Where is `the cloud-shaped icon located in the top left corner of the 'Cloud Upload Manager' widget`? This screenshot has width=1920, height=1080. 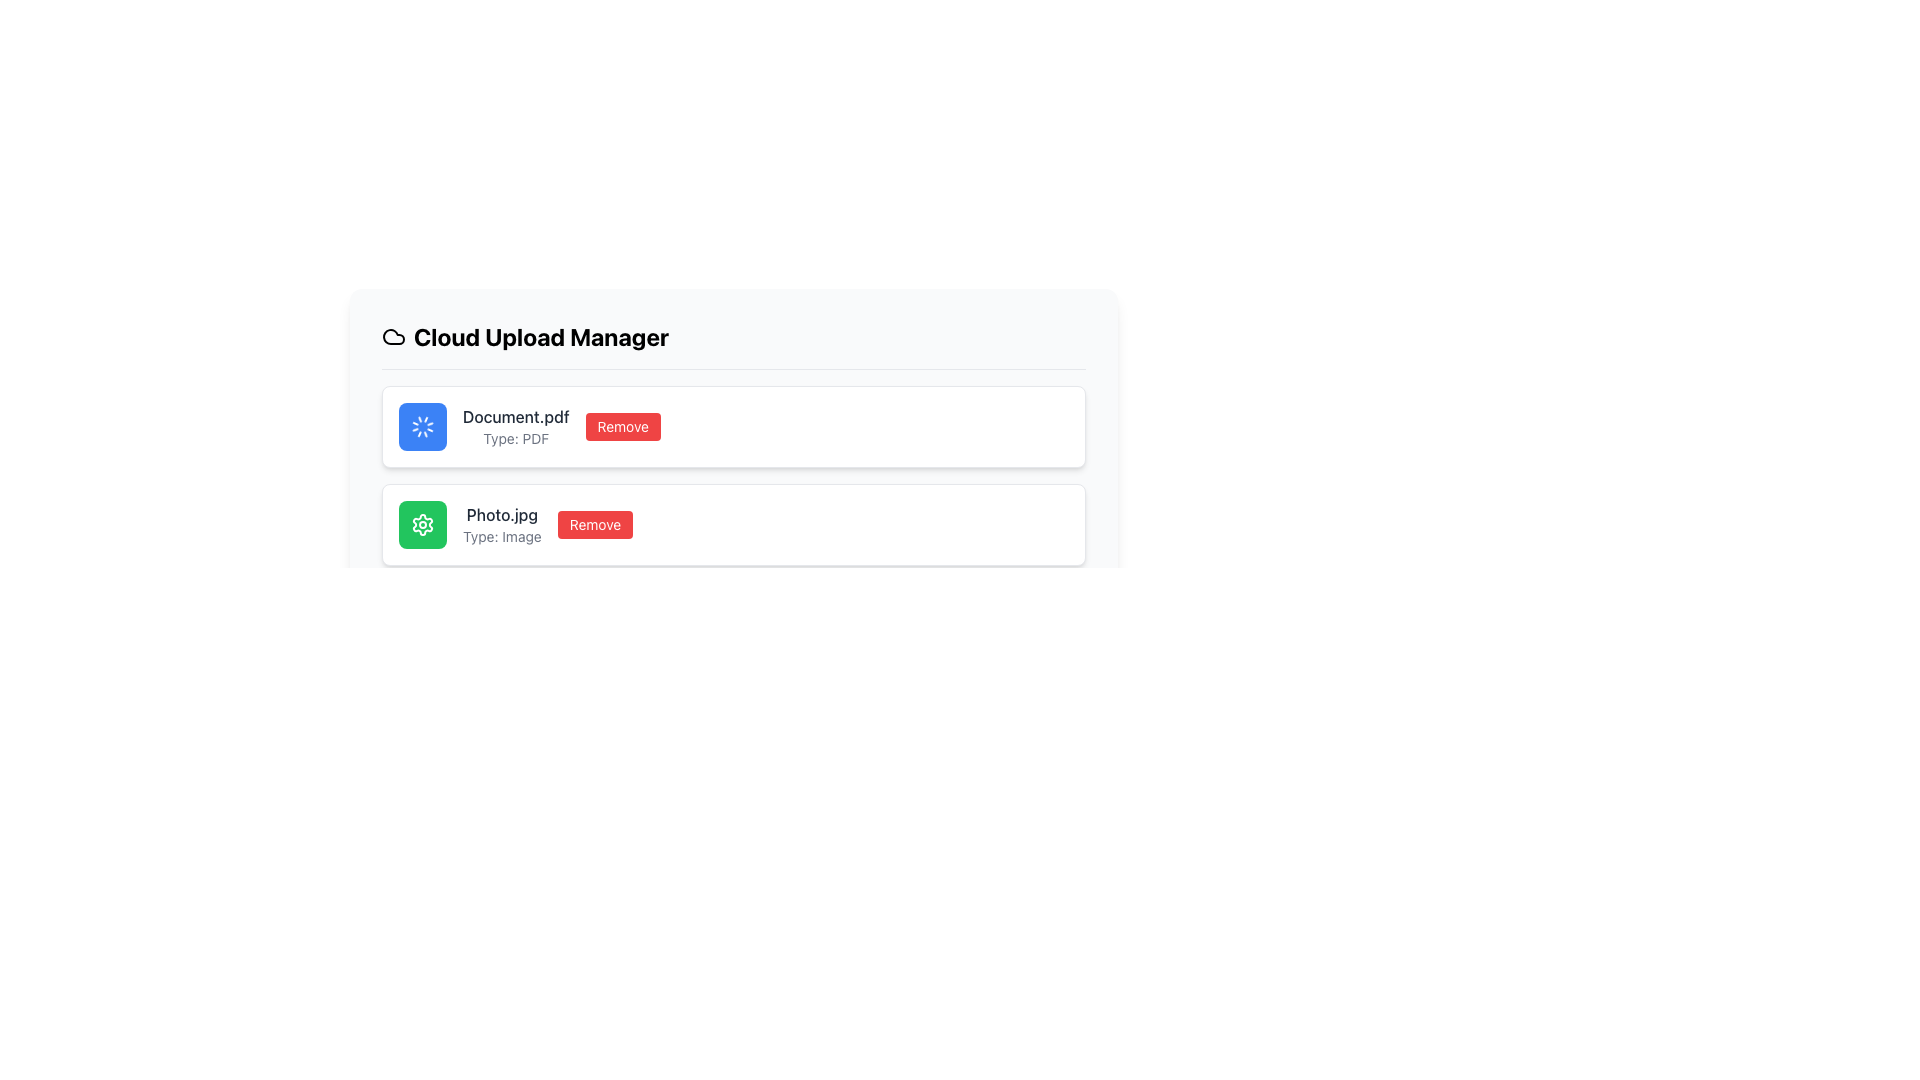 the cloud-shaped icon located in the top left corner of the 'Cloud Upload Manager' widget is located at coordinates (393, 335).